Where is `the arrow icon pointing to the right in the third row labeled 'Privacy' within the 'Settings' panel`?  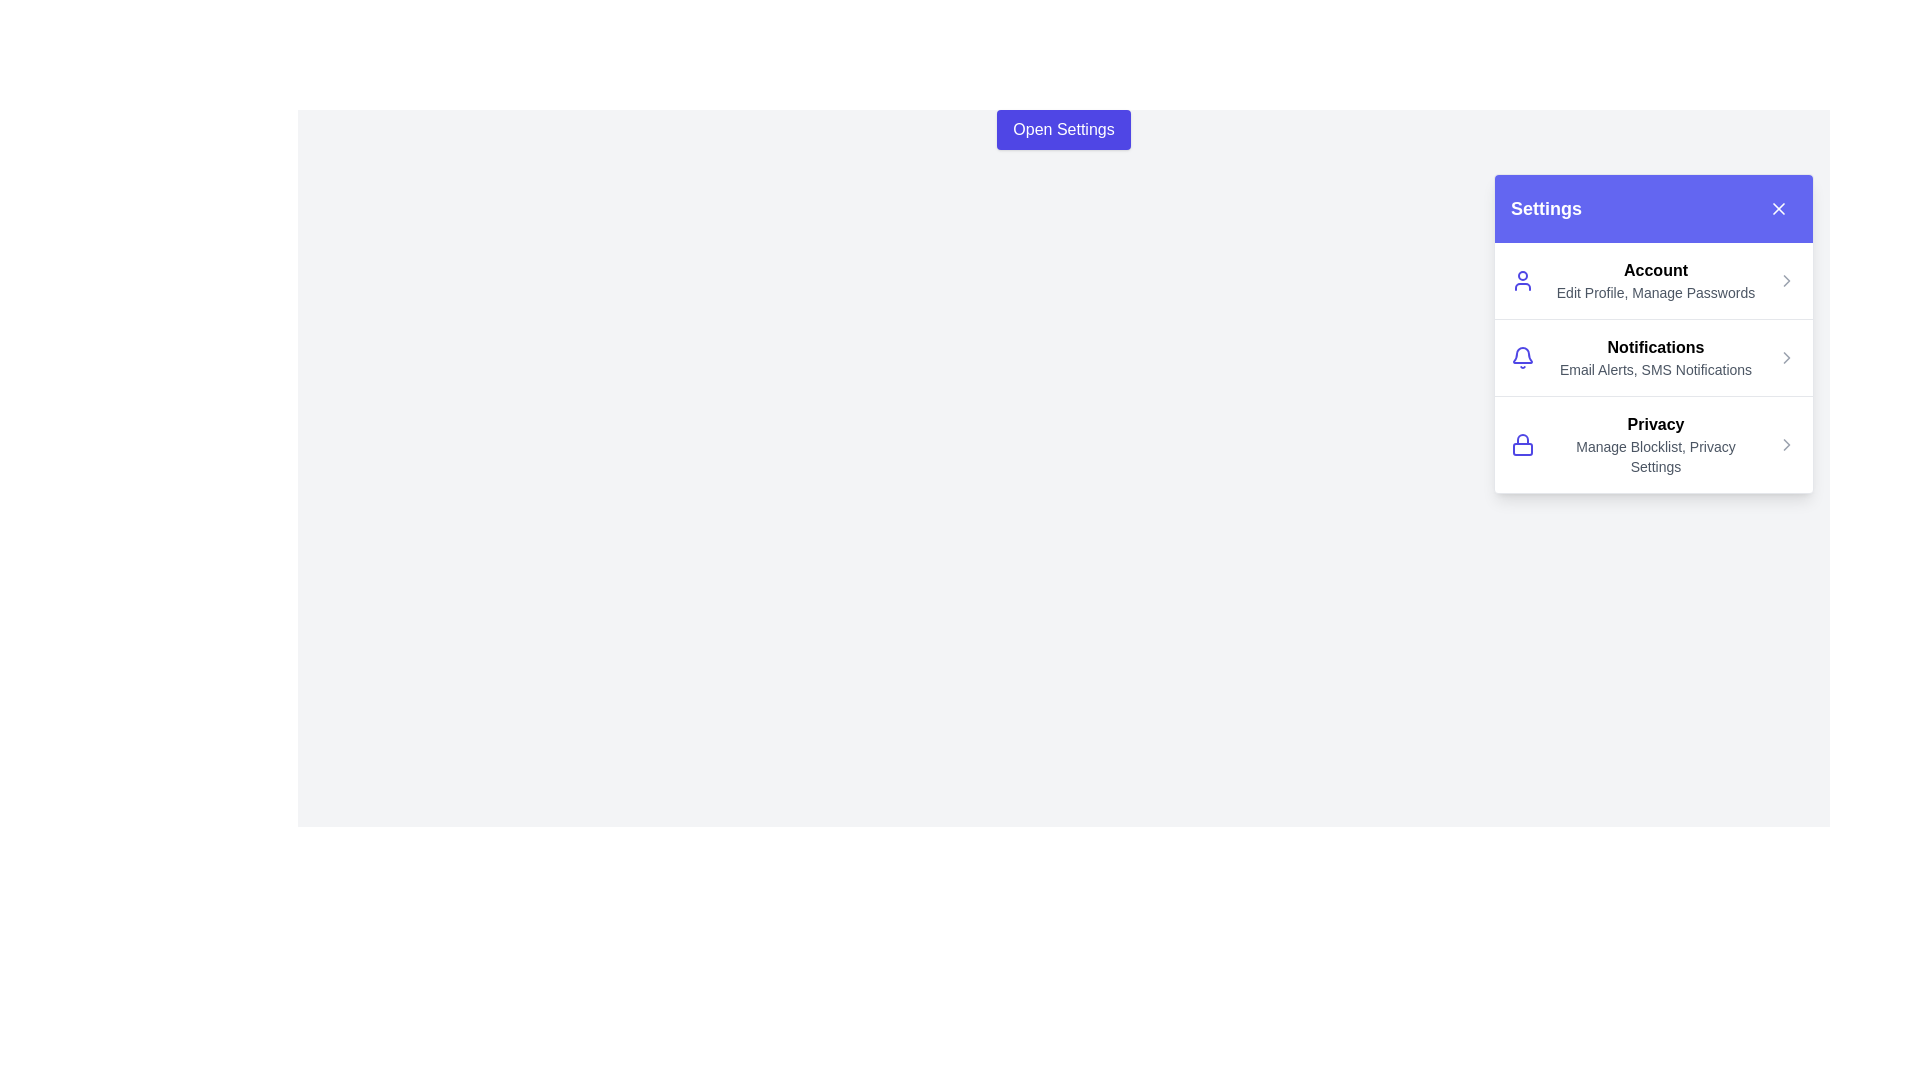 the arrow icon pointing to the right in the third row labeled 'Privacy' within the 'Settings' panel is located at coordinates (1786, 443).